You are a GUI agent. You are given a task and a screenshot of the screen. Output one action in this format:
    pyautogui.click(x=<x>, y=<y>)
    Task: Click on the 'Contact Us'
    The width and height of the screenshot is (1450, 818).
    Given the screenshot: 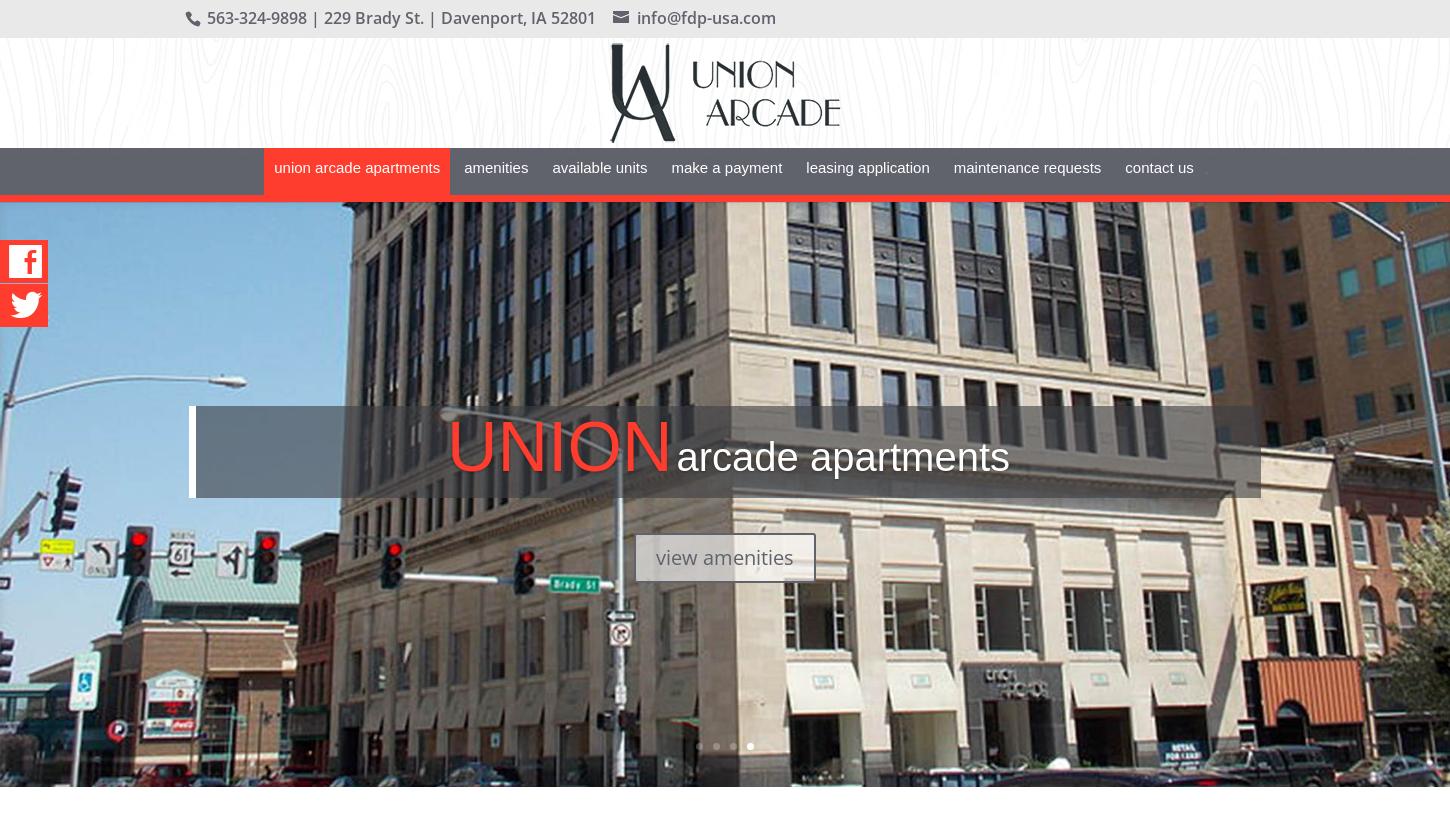 What is the action you would take?
    pyautogui.click(x=1157, y=196)
    